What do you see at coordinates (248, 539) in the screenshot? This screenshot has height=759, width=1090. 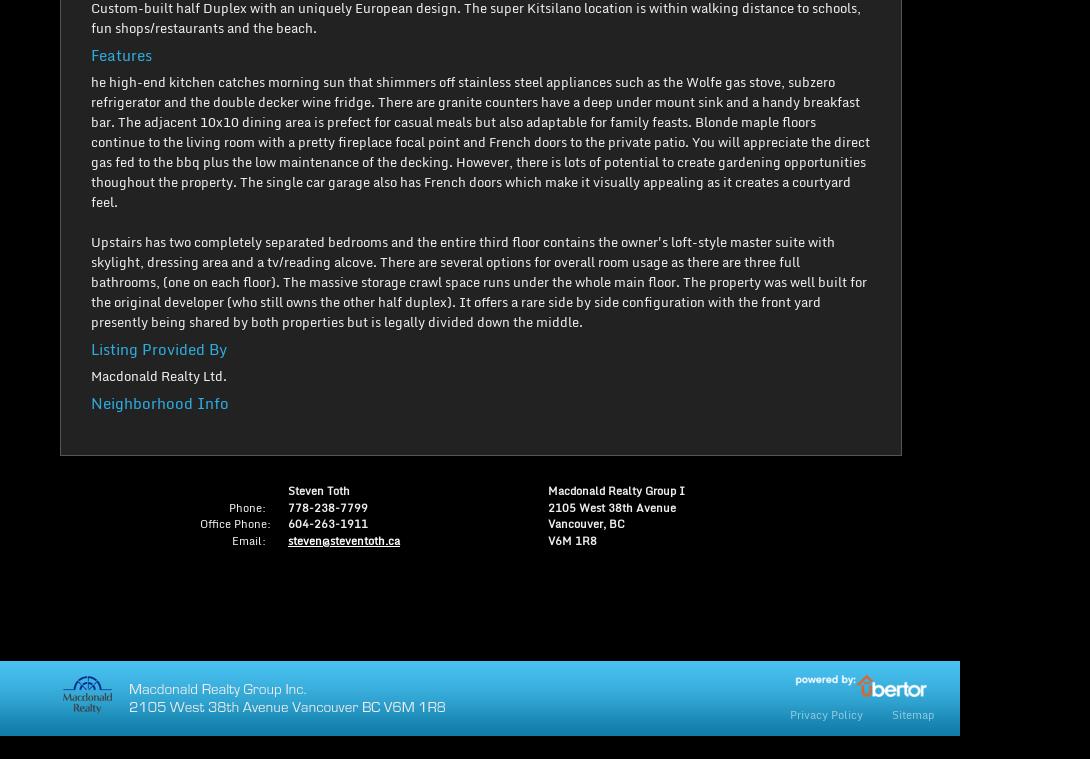 I see `'Email:'` at bounding box center [248, 539].